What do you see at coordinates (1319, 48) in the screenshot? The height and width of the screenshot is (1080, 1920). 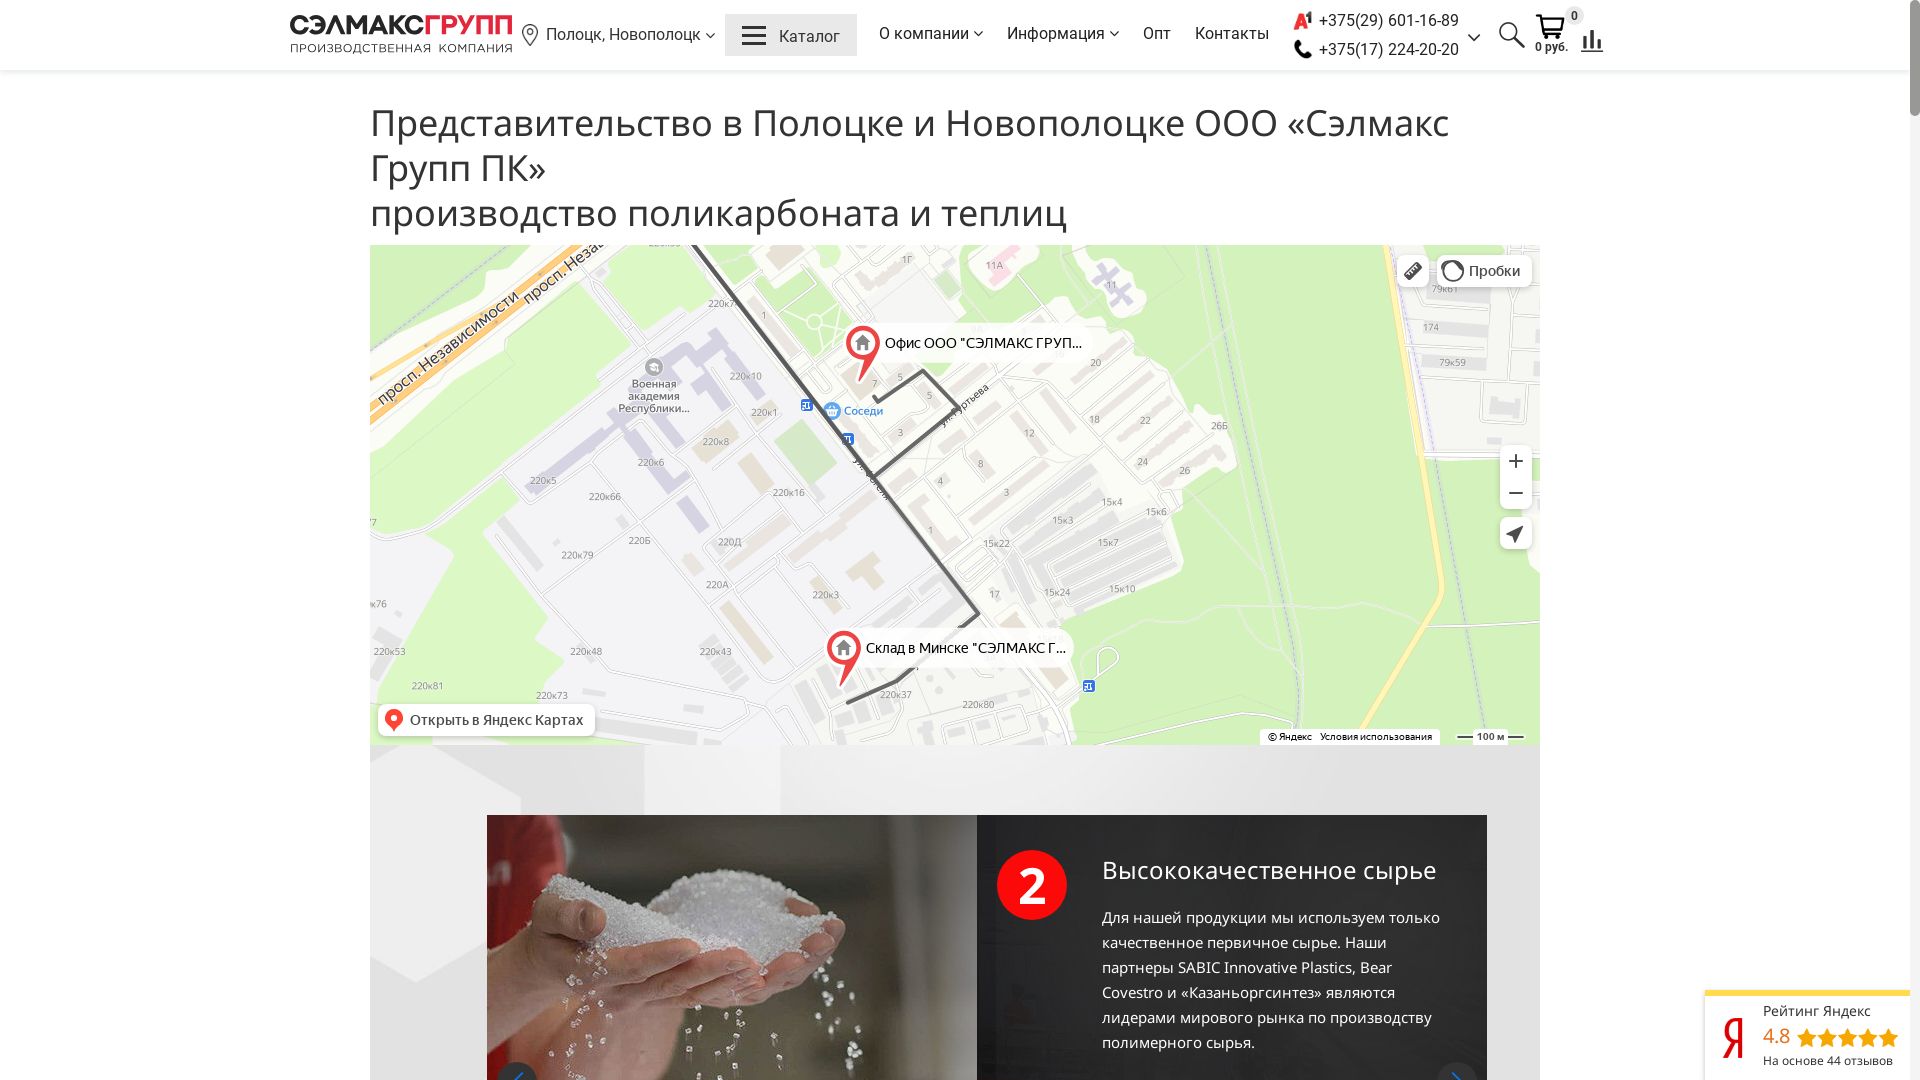 I see `'+375(17) 224-20-20'` at bounding box center [1319, 48].